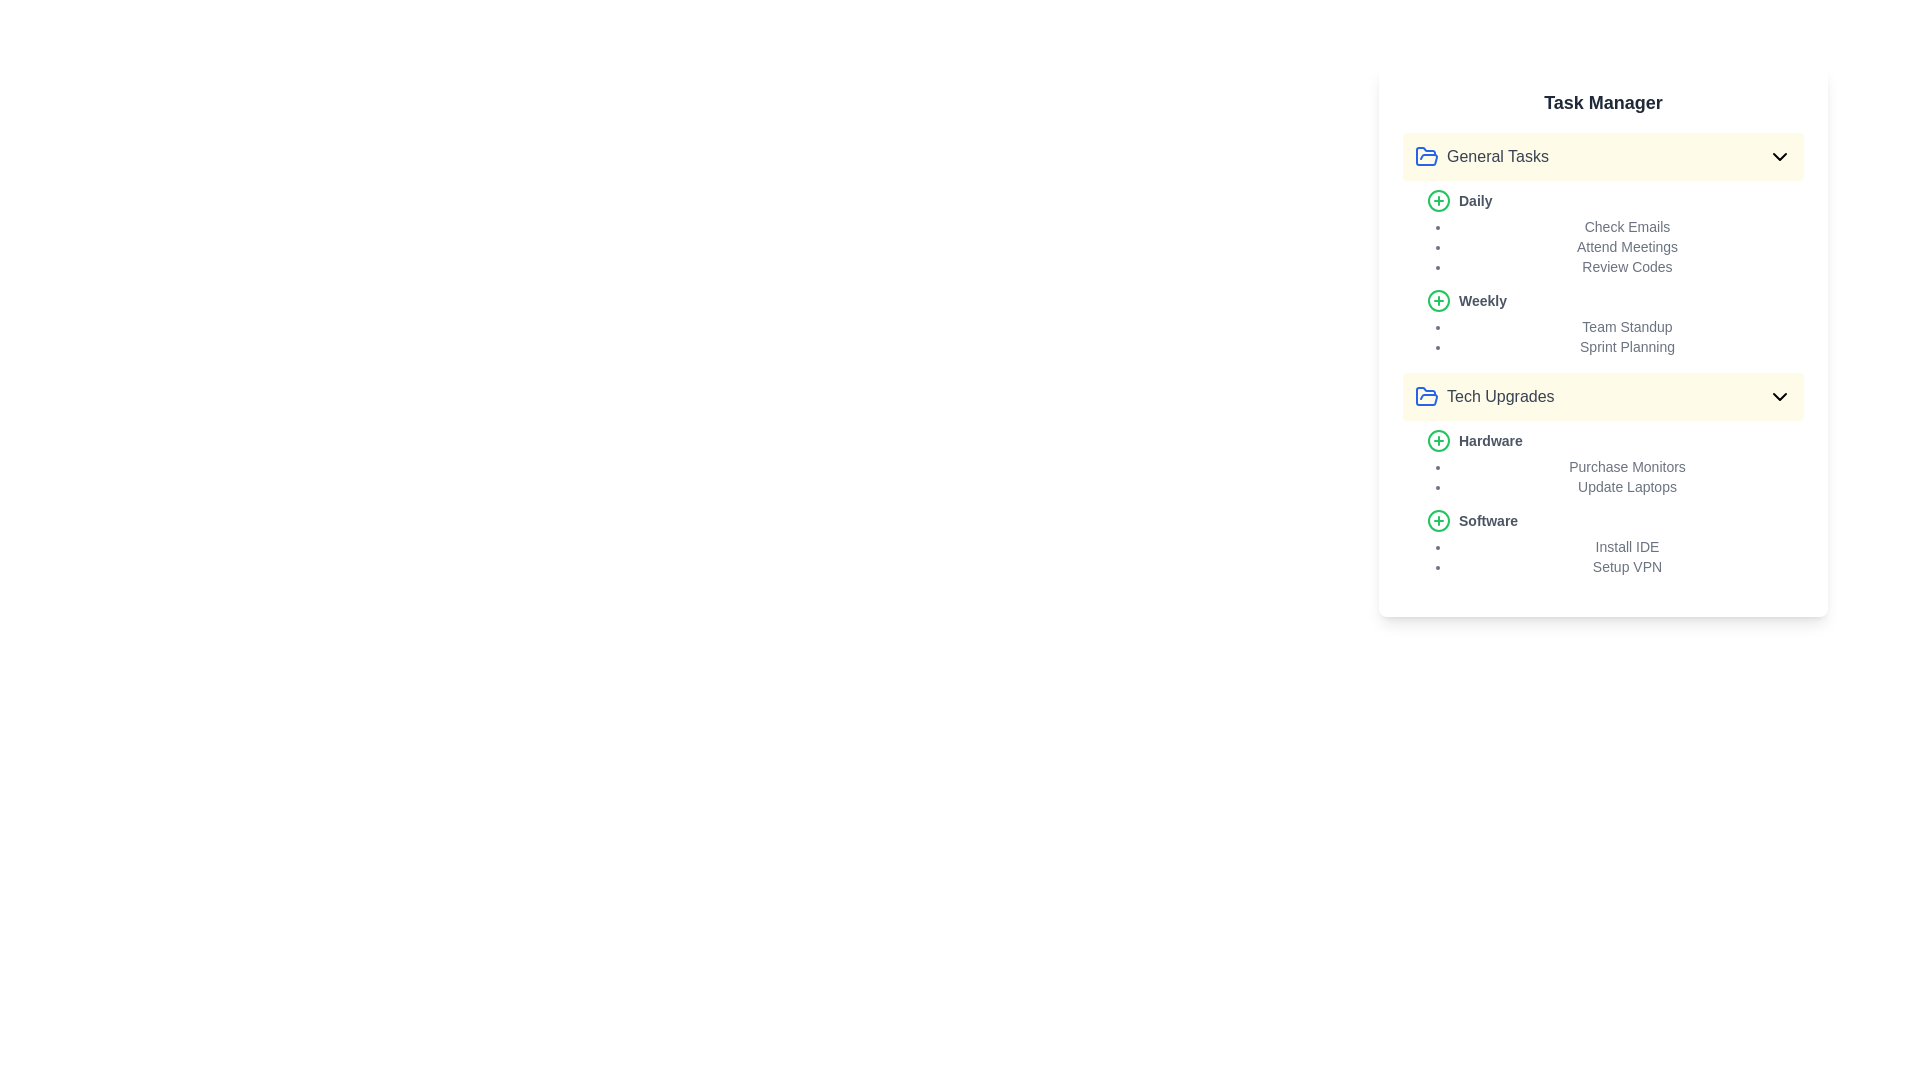 This screenshot has height=1080, width=1920. What do you see at coordinates (1627, 547) in the screenshot?
I see `the 'Install IDE' text label in the 'Software' section of the 'Tech Upgrades' category, which is the first item in a bulleted list` at bounding box center [1627, 547].